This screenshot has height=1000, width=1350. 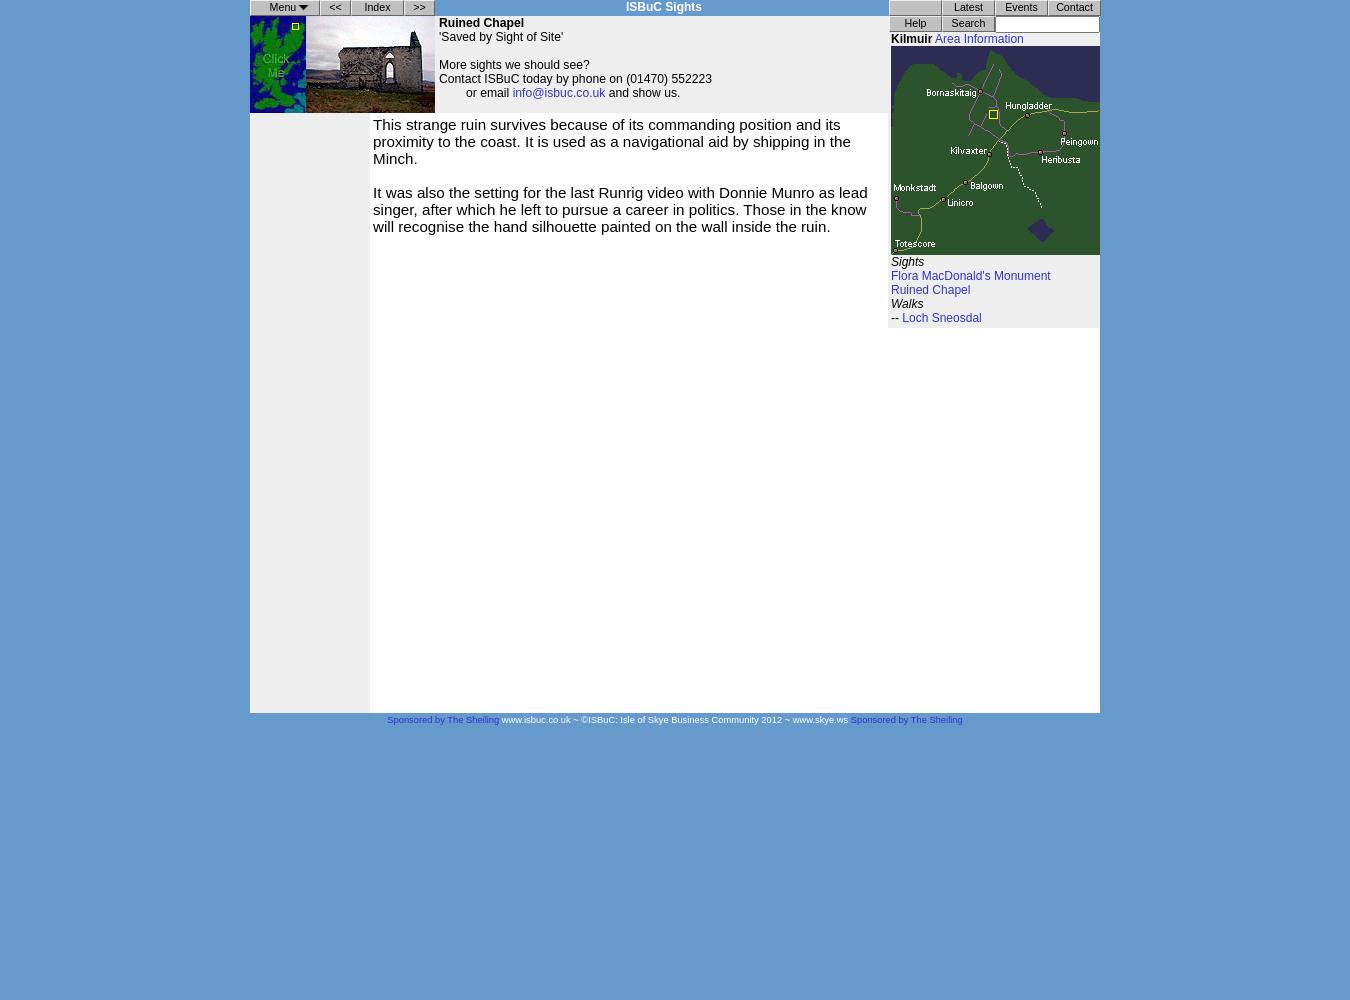 I want to click on '<<', so click(x=327, y=7).